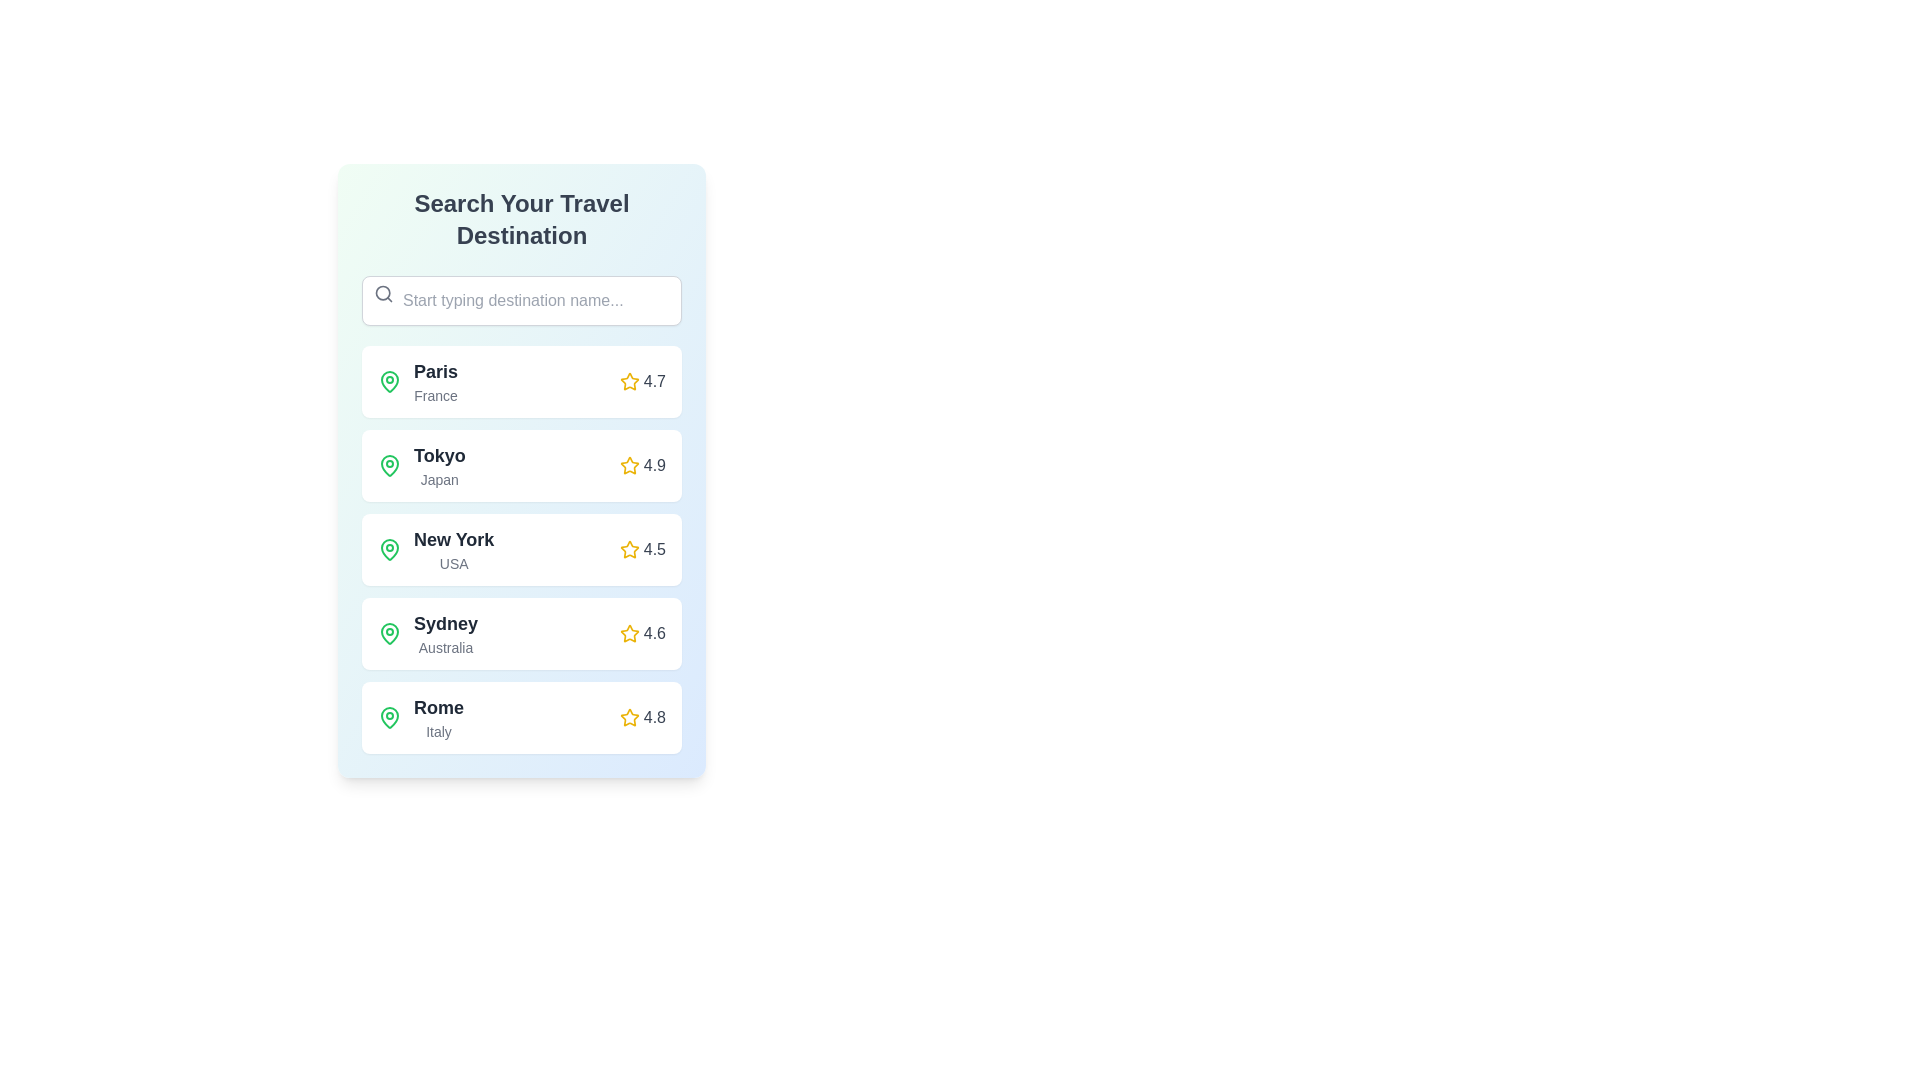 The width and height of the screenshot is (1920, 1080). What do you see at coordinates (642, 633) in the screenshot?
I see `the Rating component displaying a yellow star icon and the text '4.6', which is associated with the location 'Sydney' in the list of elements` at bounding box center [642, 633].